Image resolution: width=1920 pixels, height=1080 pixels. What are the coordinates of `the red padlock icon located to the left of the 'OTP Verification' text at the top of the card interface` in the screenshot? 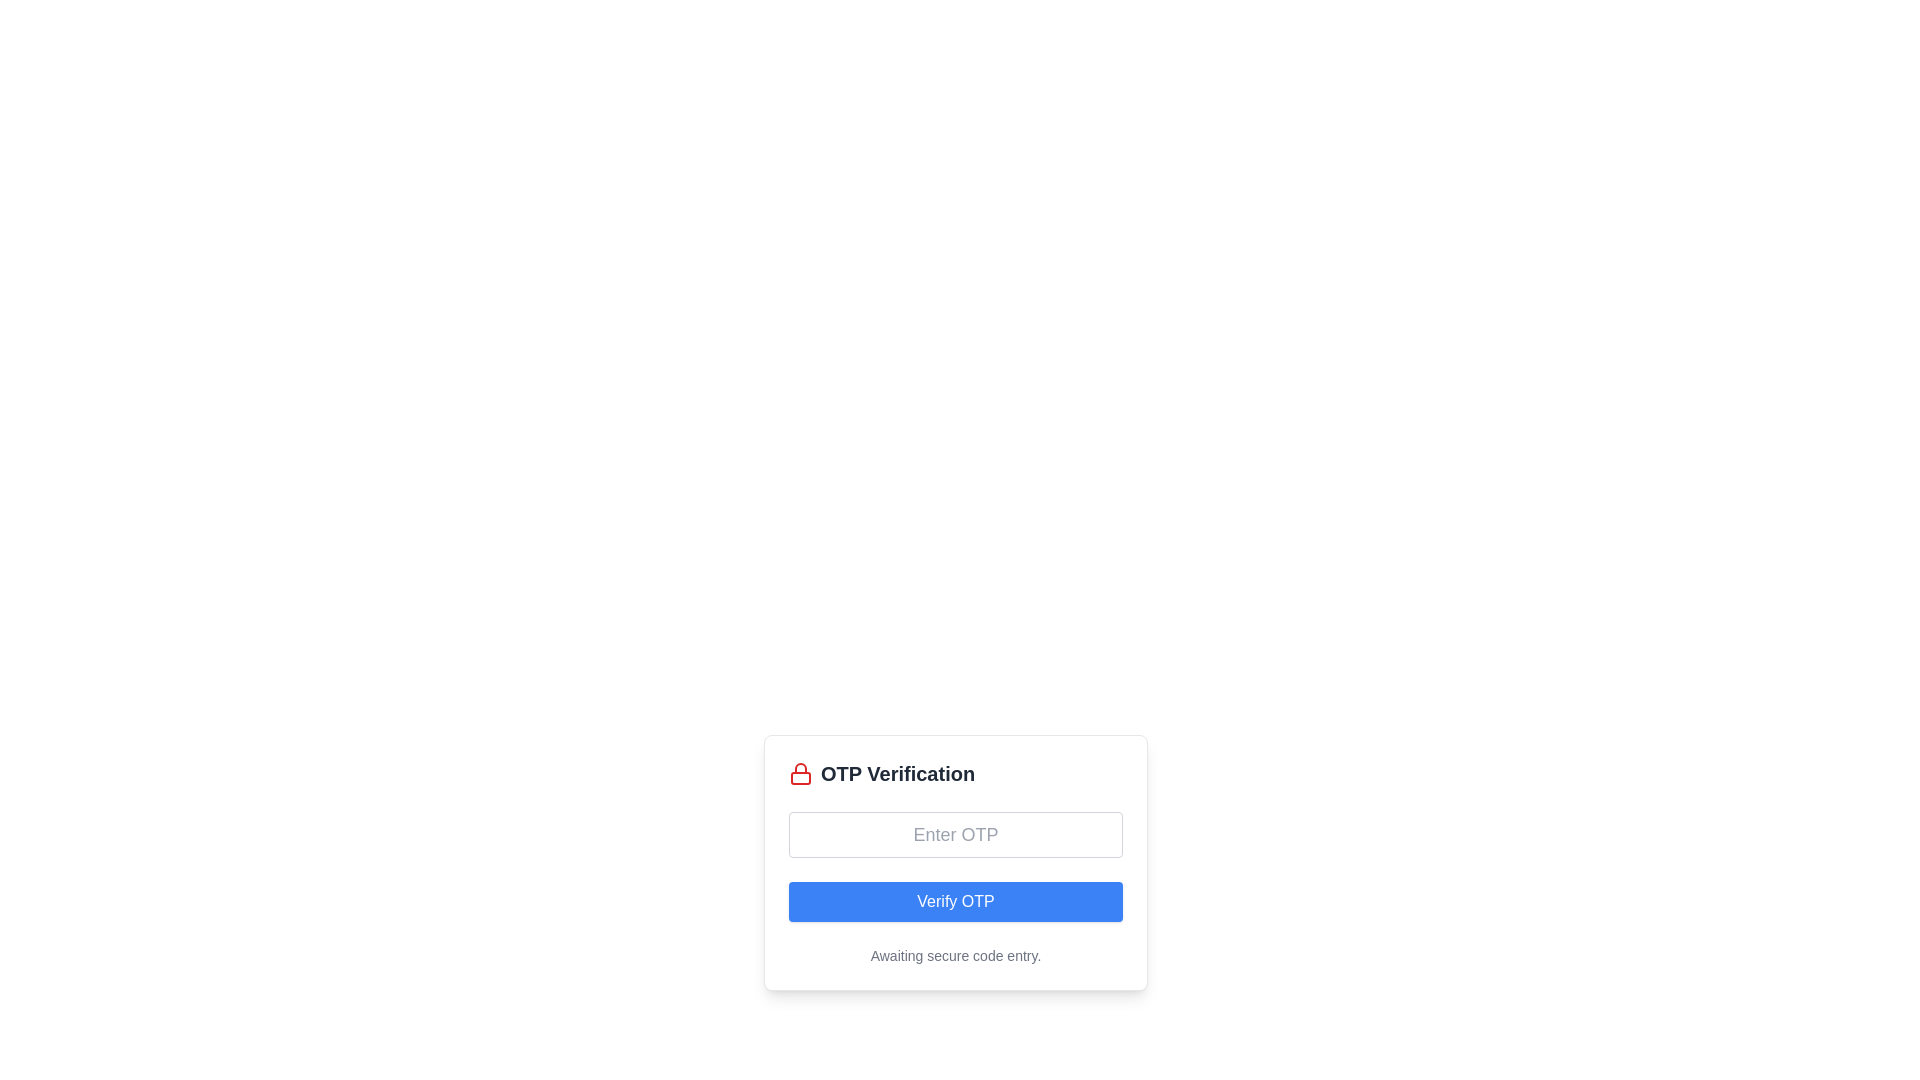 It's located at (801, 773).